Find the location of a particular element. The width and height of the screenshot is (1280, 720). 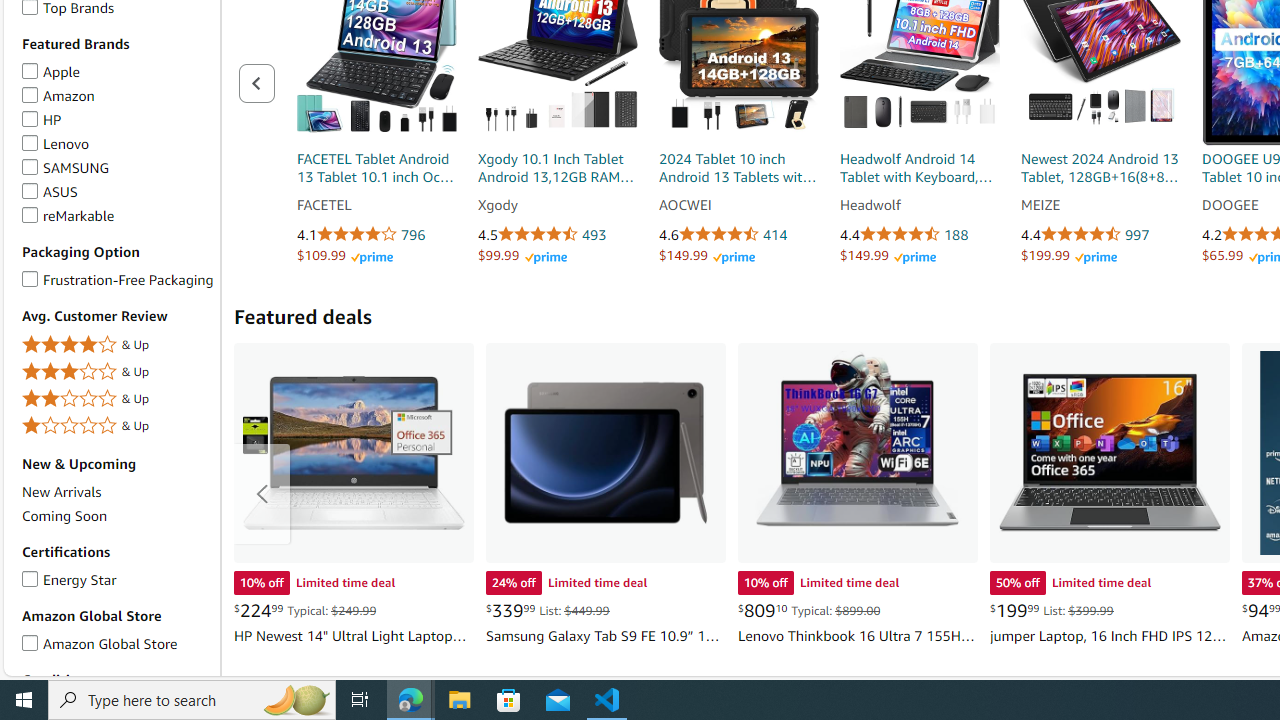

'MEIZE' is located at coordinates (1100, 205).